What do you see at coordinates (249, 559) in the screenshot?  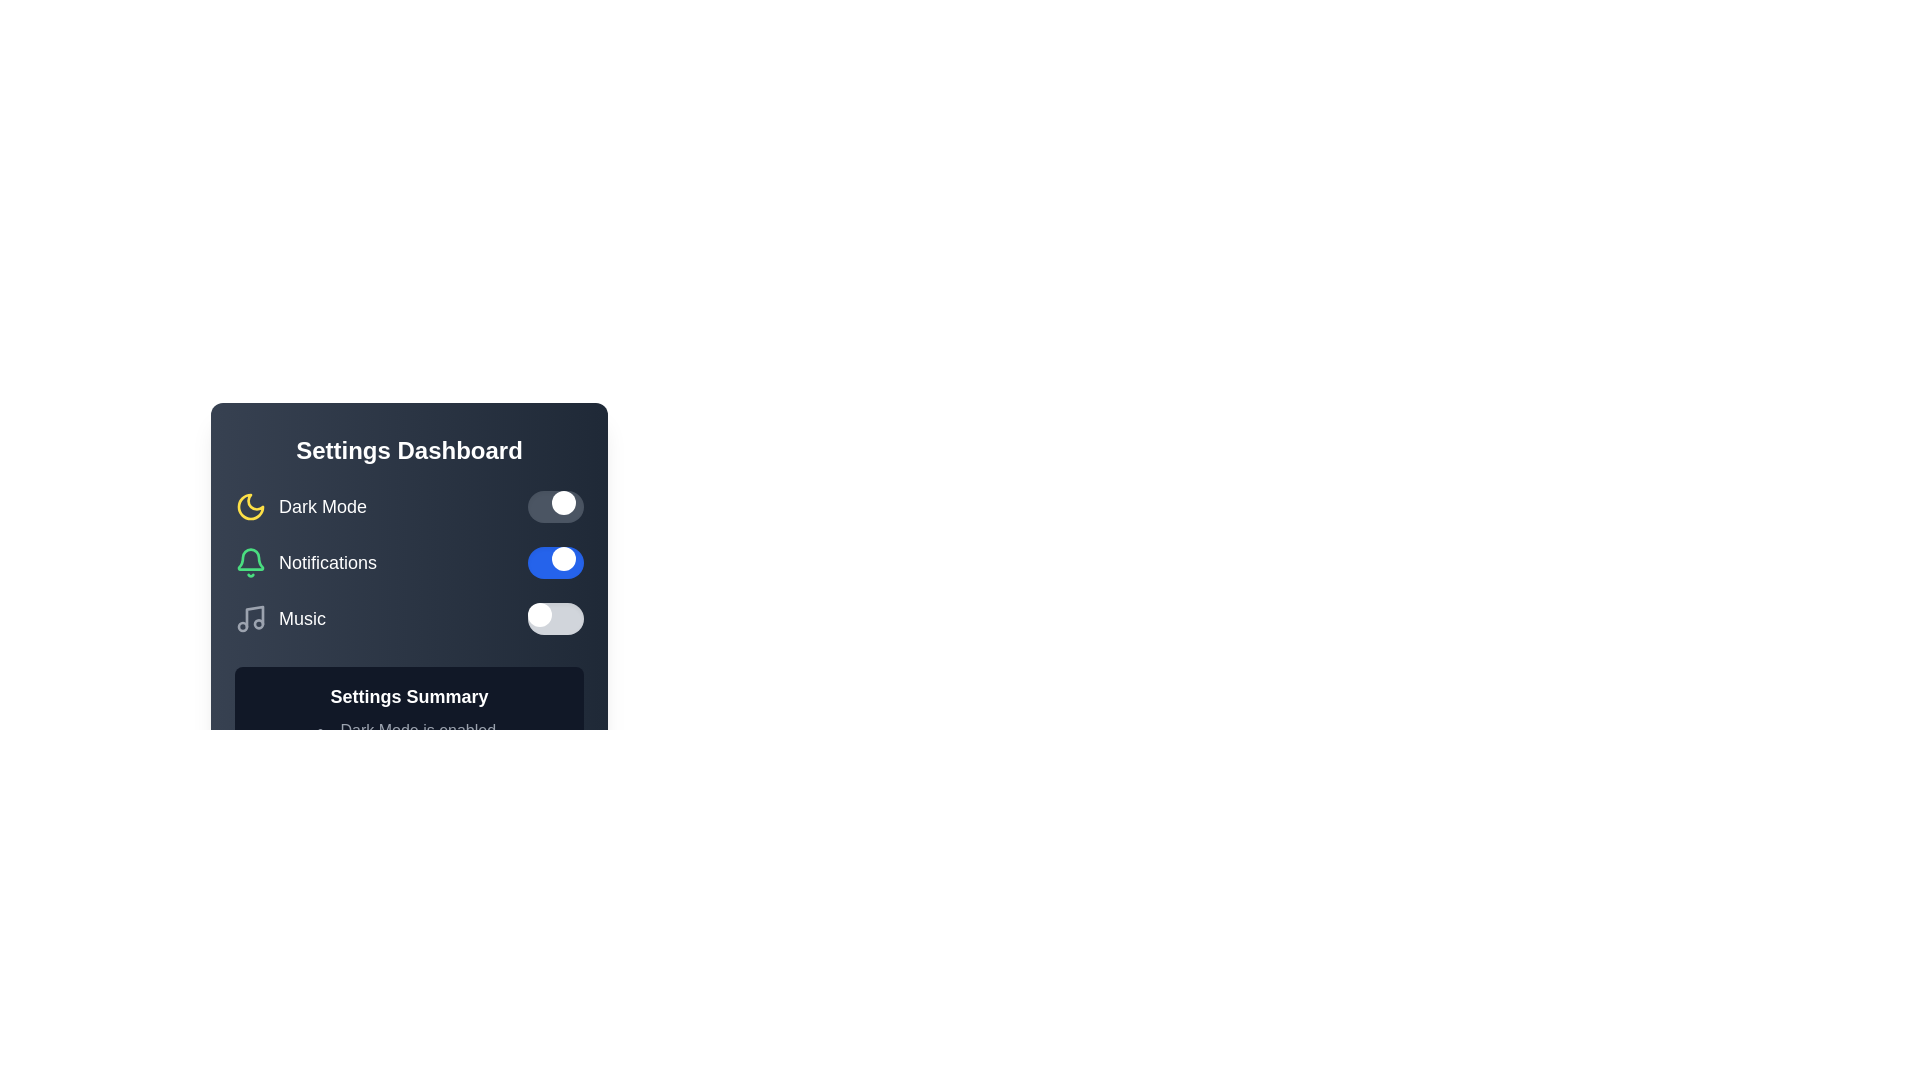 I see `the bell icon with a green outline, which is located to the left of the 'Notifications' text in the settings dashboard layout` at bounding box center [249, 559].